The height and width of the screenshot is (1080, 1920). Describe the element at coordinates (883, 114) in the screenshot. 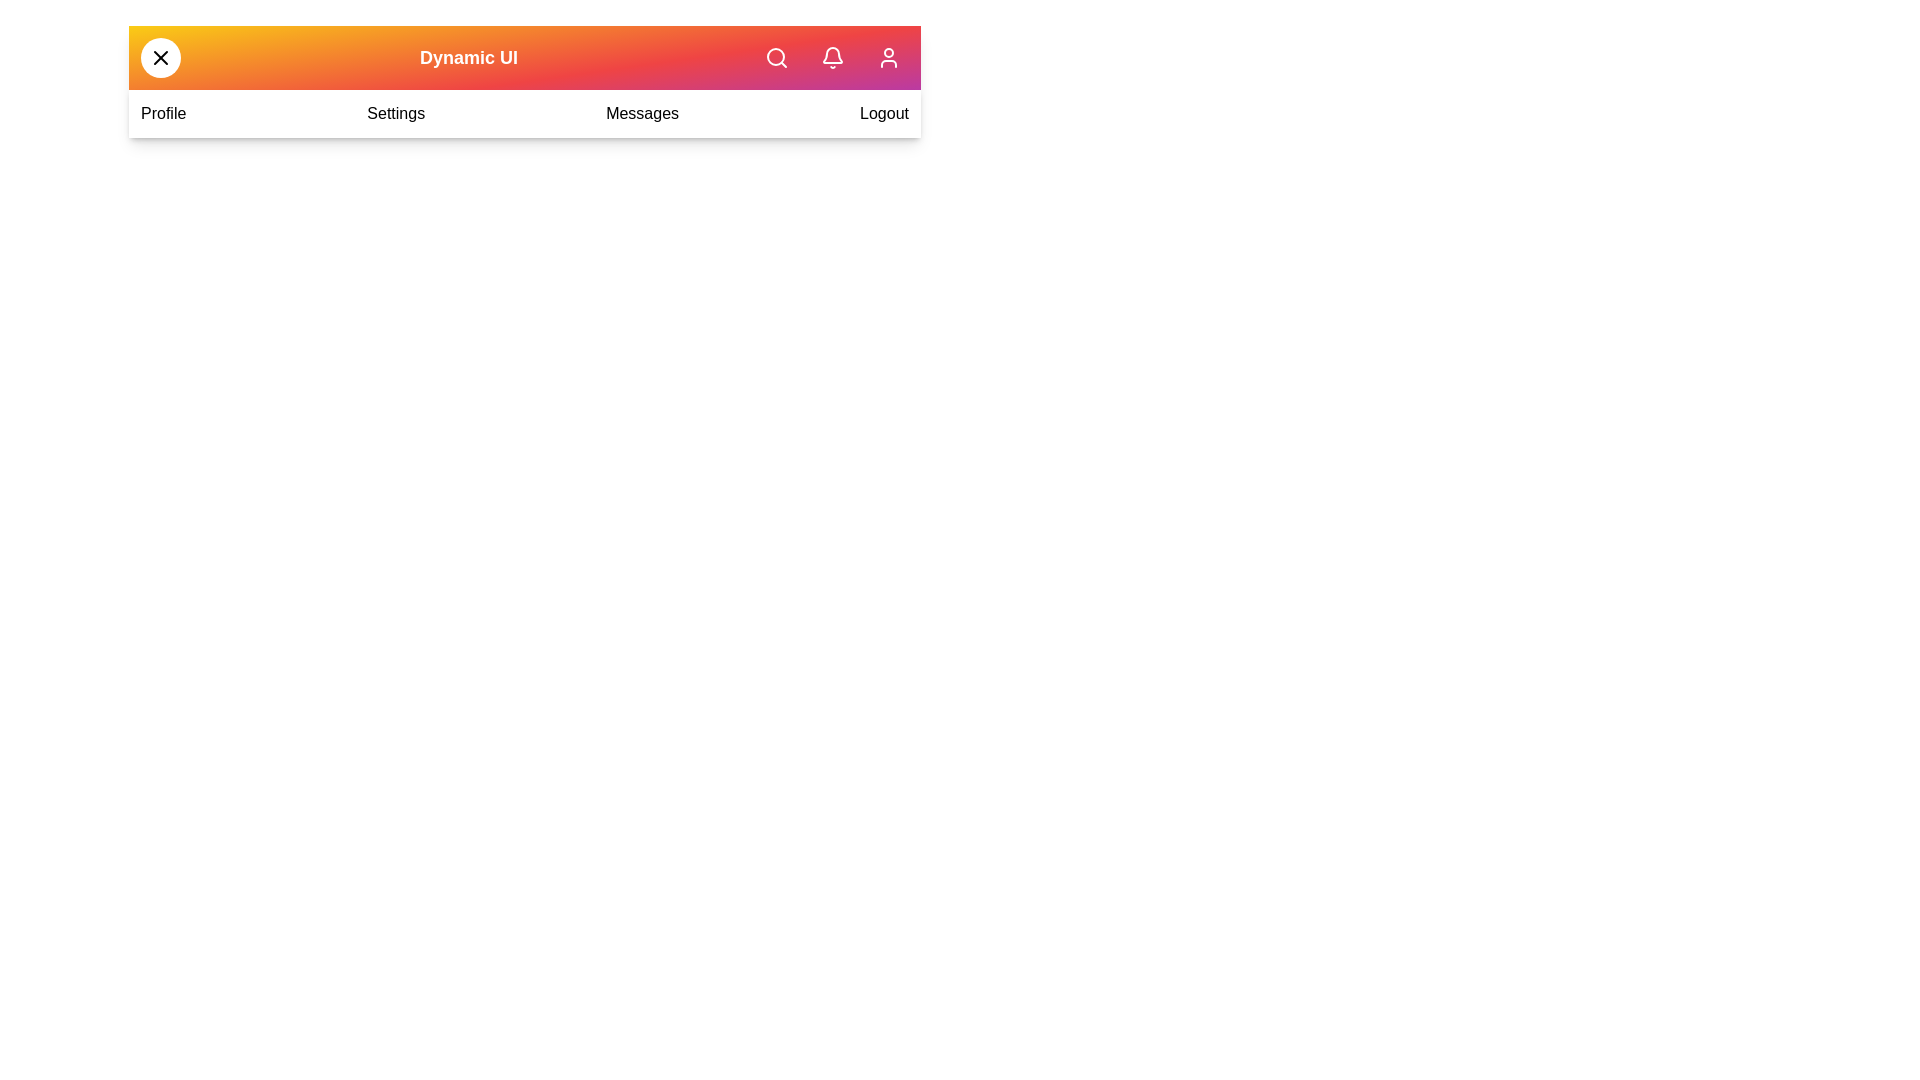

I see `the 'Logout' menu item in the navigation bar` at that location.